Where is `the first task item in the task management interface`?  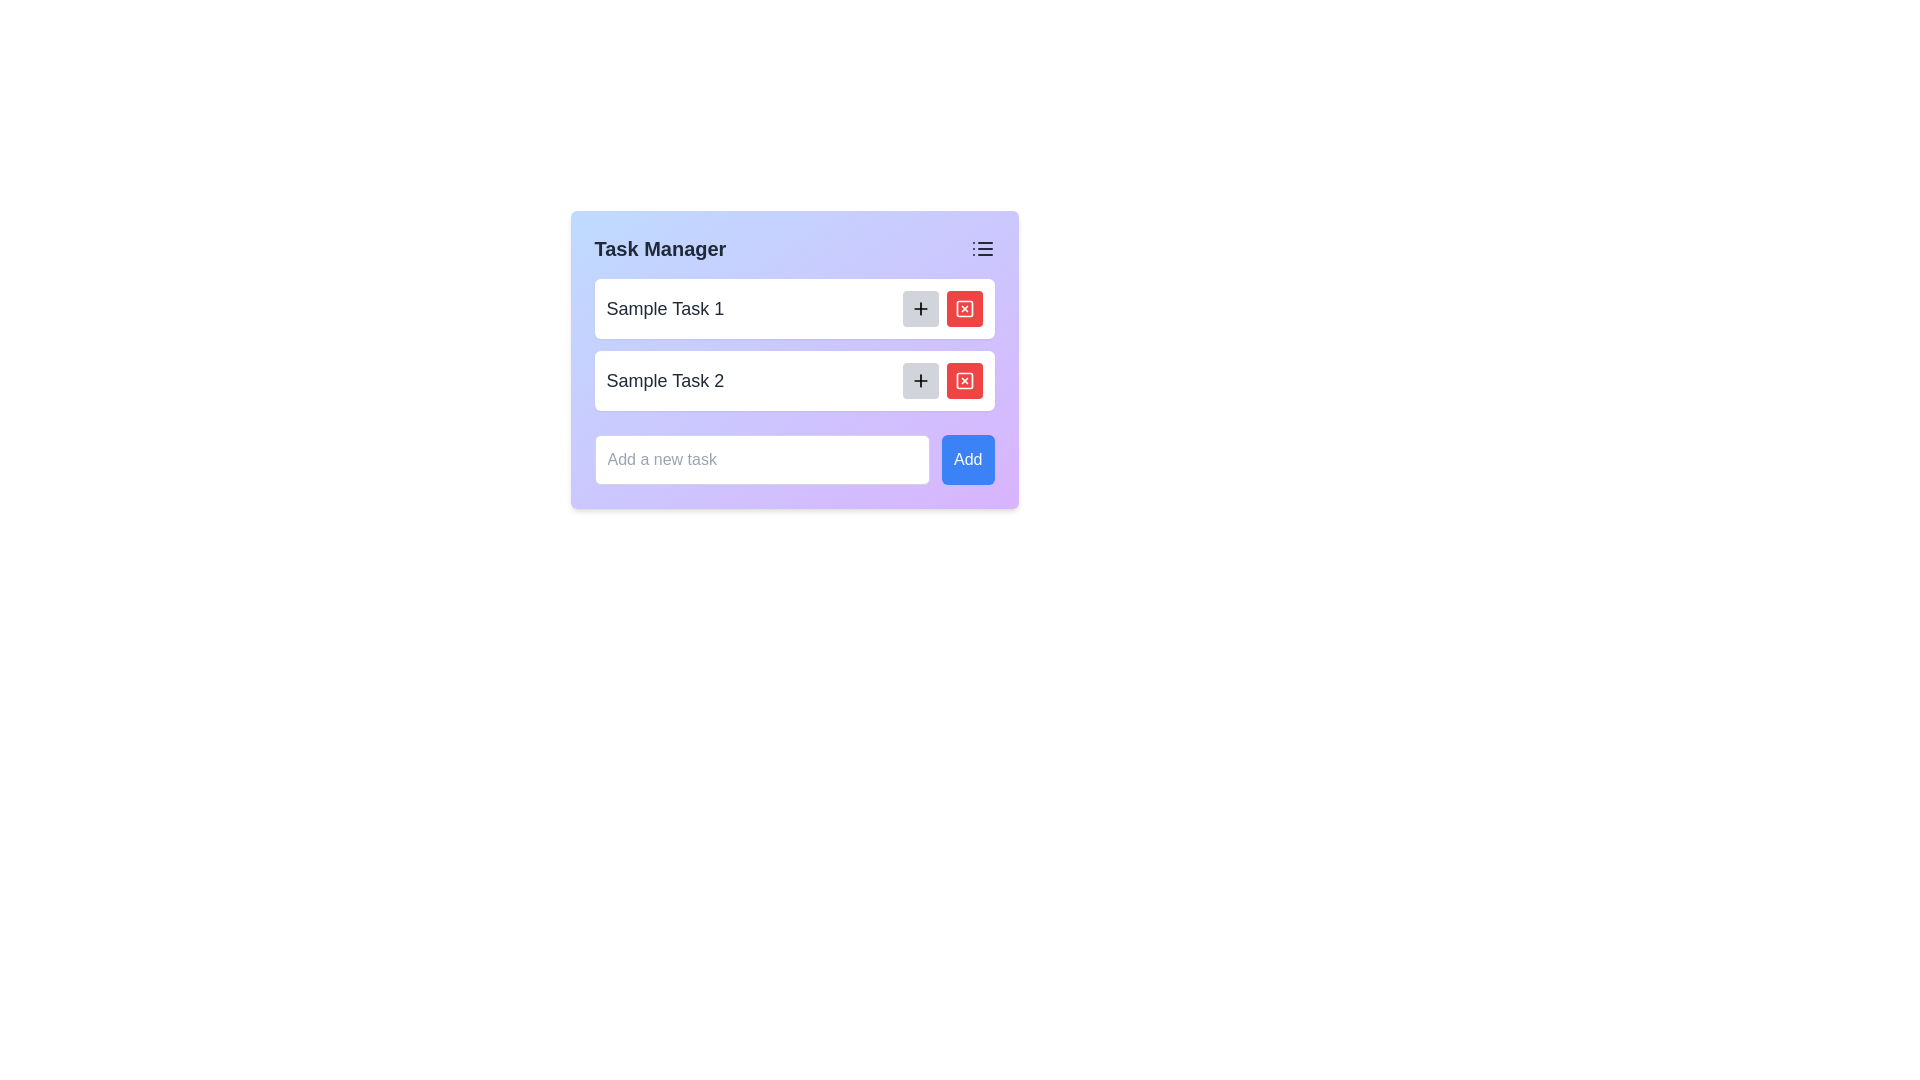 the first task item in the task management interface is located at coordinates (793, 308).